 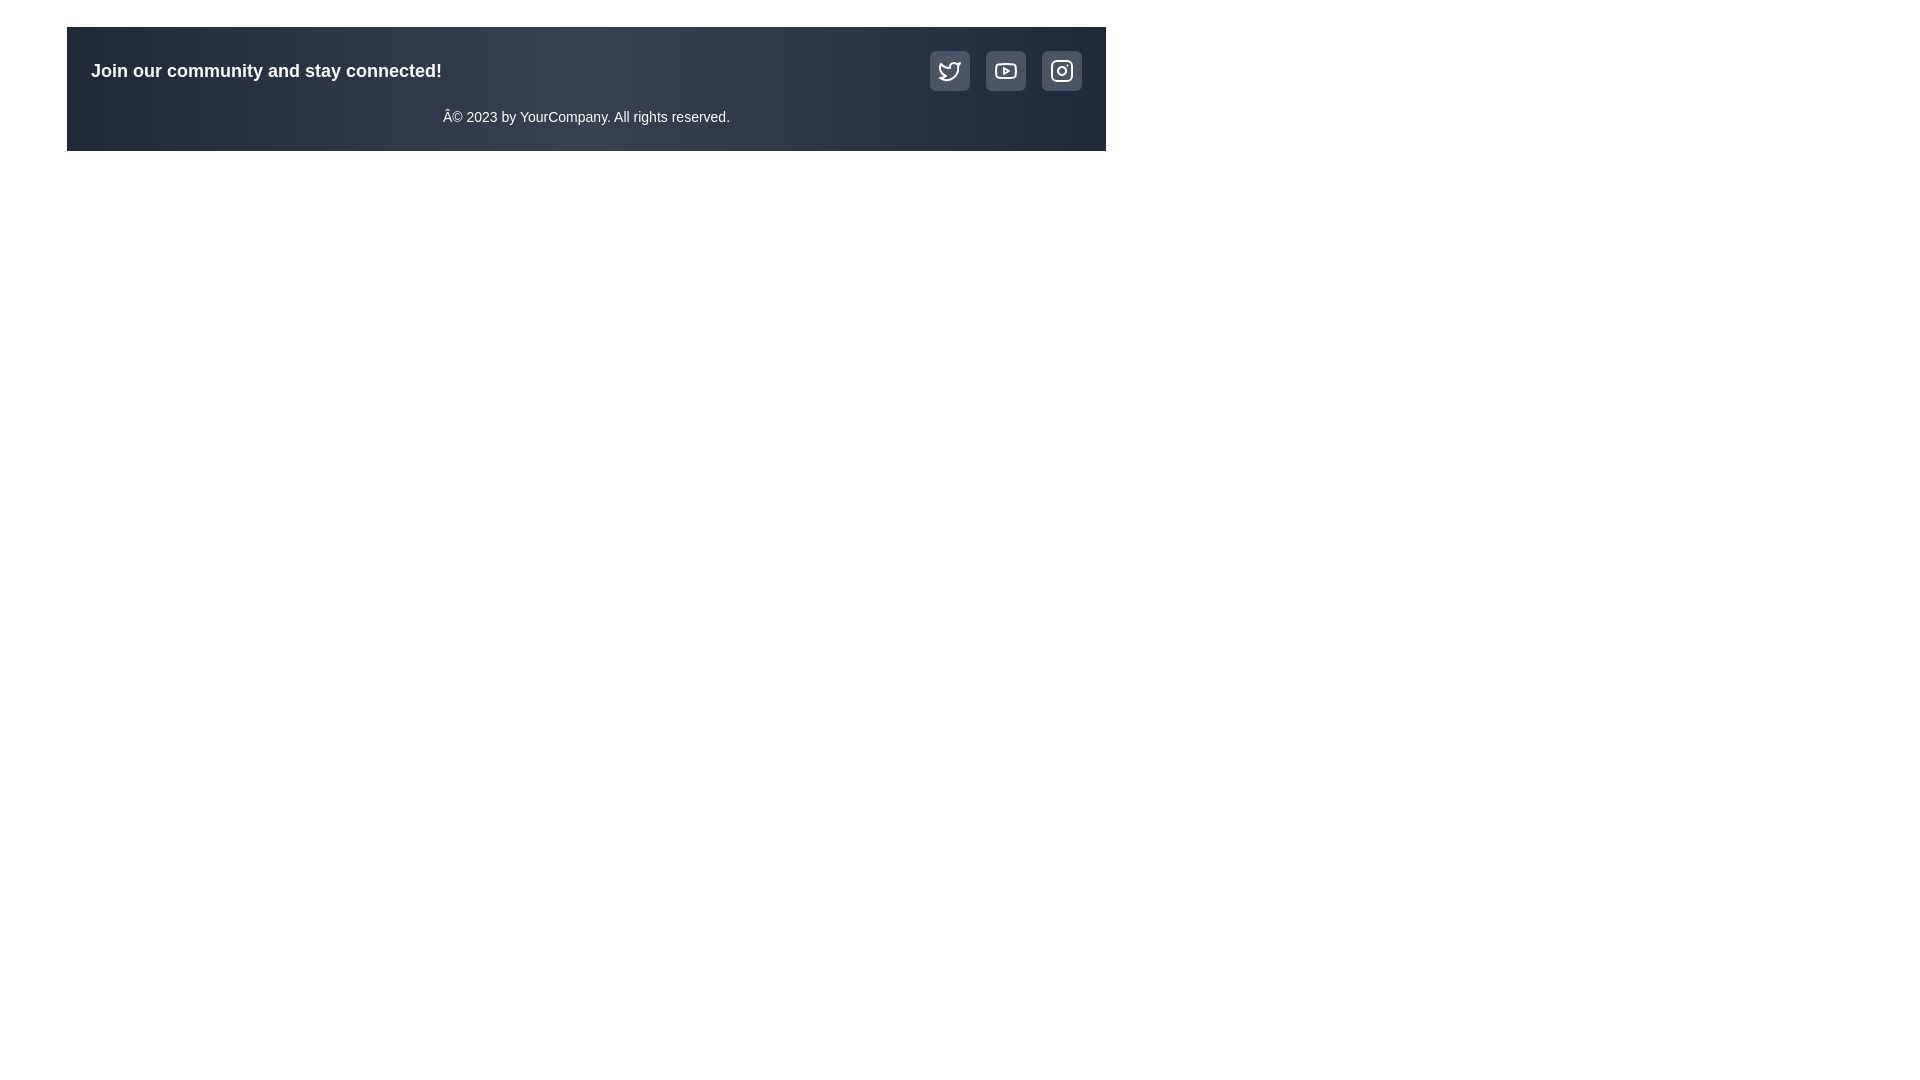 I want to click on any button in the gray rectangular horizontal button group containing Twitter, YouTube, and Instagram icons to change its background color, so click(x=1006, y=69).